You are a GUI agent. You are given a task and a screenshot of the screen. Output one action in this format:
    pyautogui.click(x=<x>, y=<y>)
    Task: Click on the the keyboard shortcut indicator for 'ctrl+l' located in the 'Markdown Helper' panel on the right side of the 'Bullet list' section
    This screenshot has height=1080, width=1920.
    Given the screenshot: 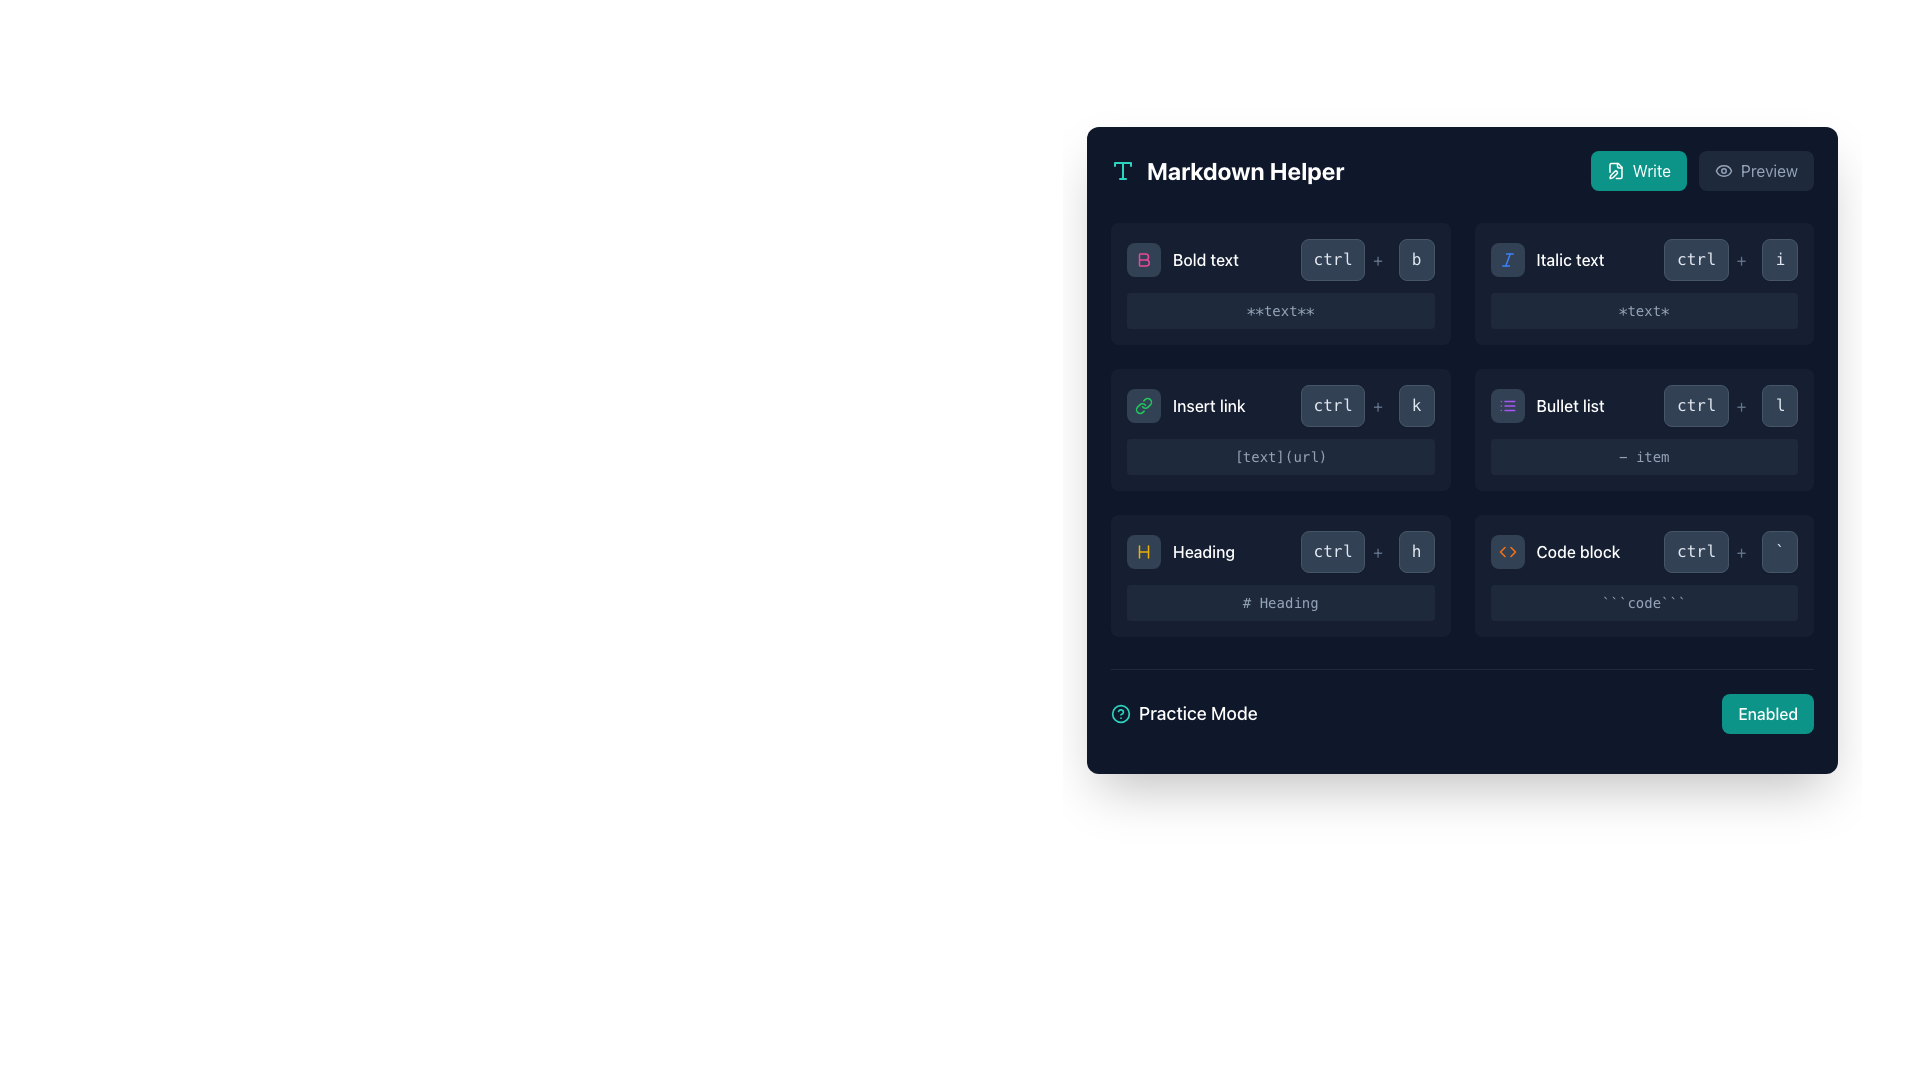 What is the action you would take?
    pyautogui.click(x=1730, y=405)
    